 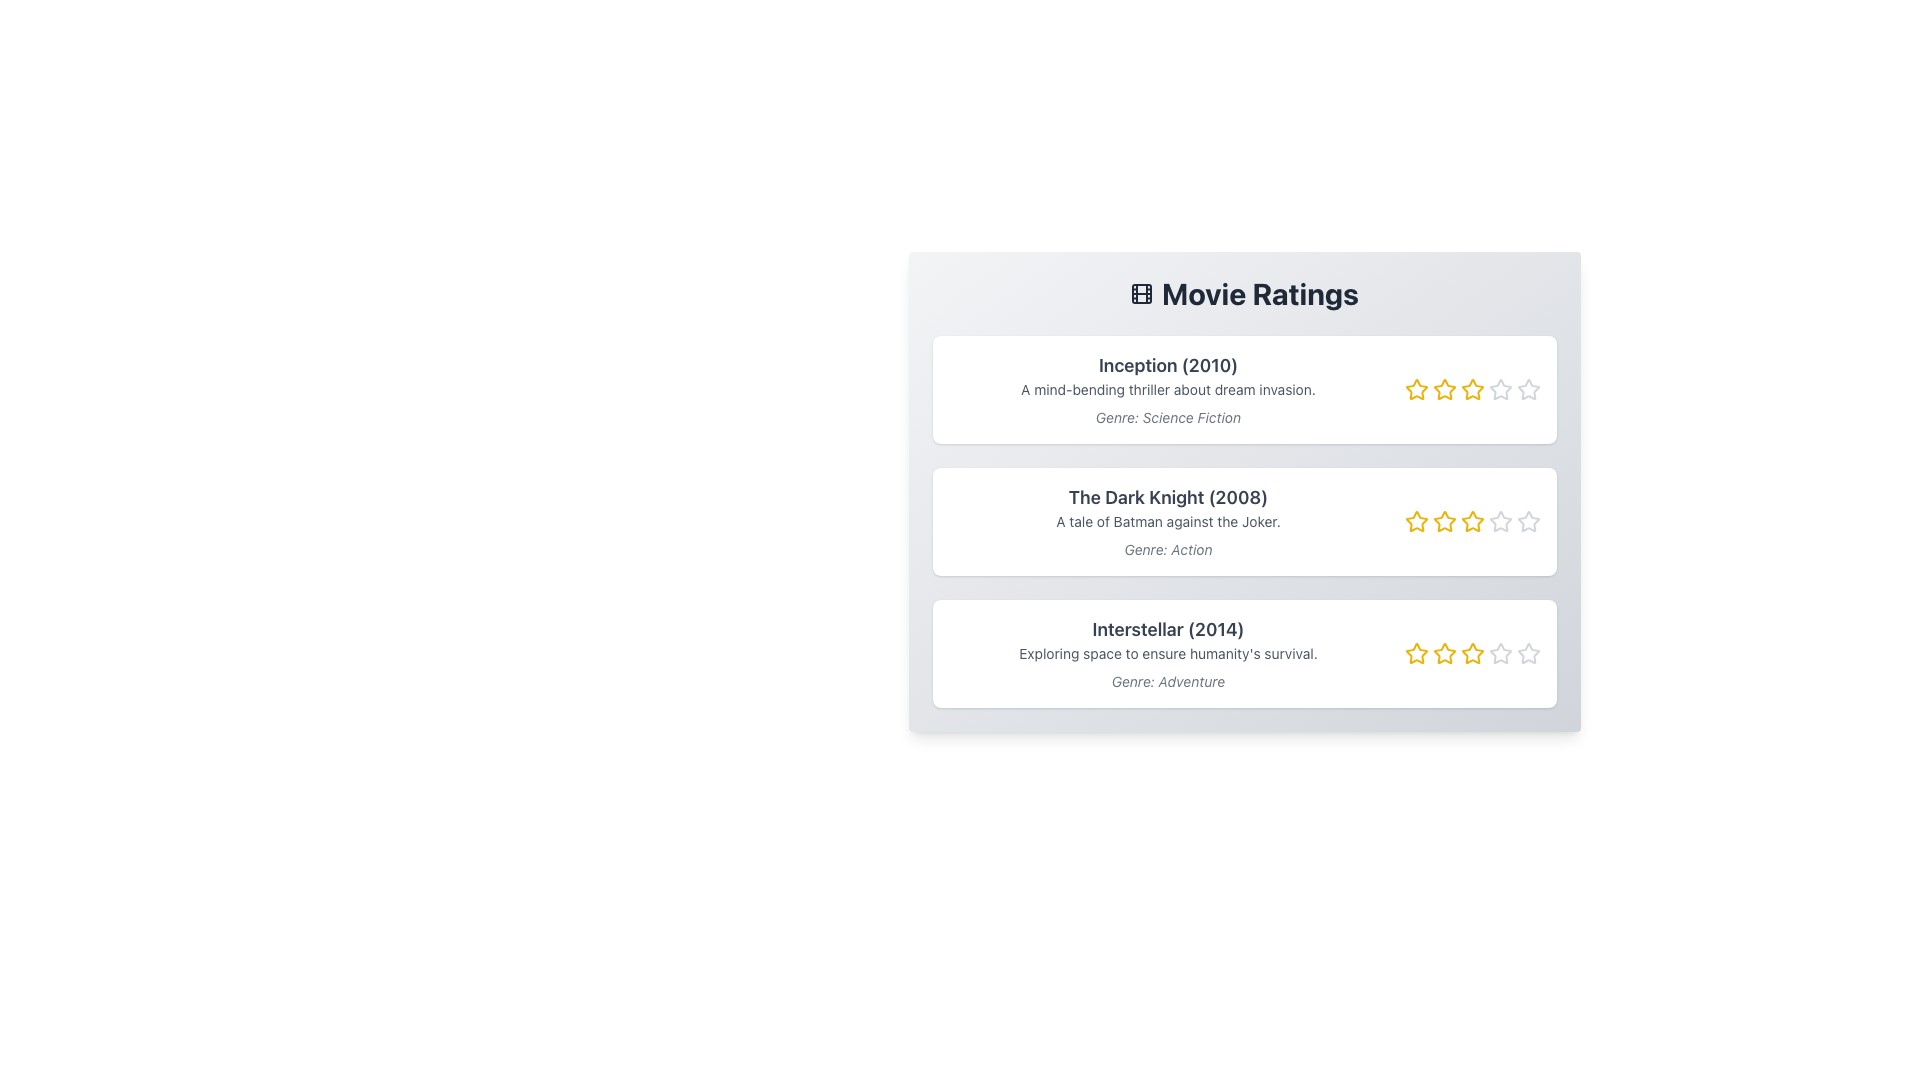 What do you see at coordinates (1472, 389) in the screenshot?
I see `the third star icon for rating located in the 'Inception (2010)' card under the 'Movie Ratings' section` at bounding box center [1472, 389].